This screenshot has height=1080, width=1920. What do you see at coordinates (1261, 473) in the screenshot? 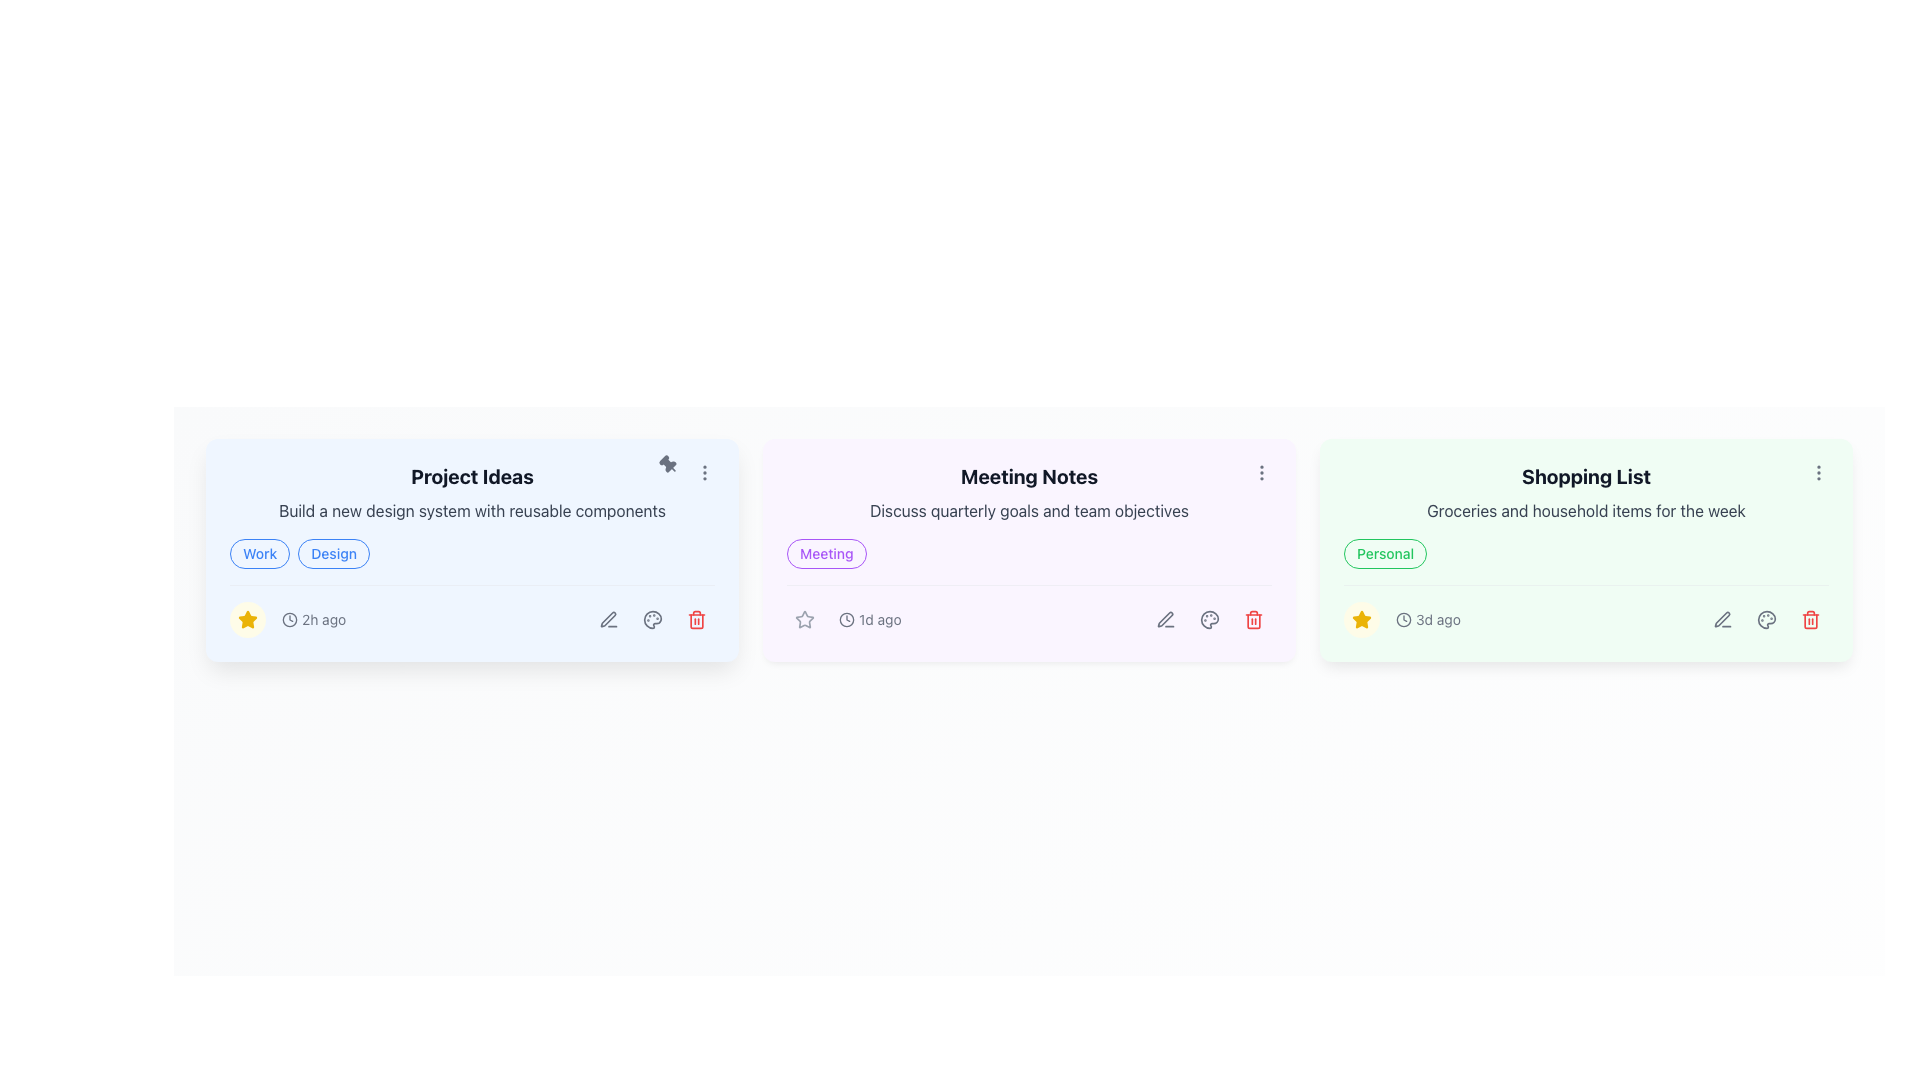
I see `the icon located at the top-right corner of the 'Meeting Notes' card` at bounding box center [1261, 473].